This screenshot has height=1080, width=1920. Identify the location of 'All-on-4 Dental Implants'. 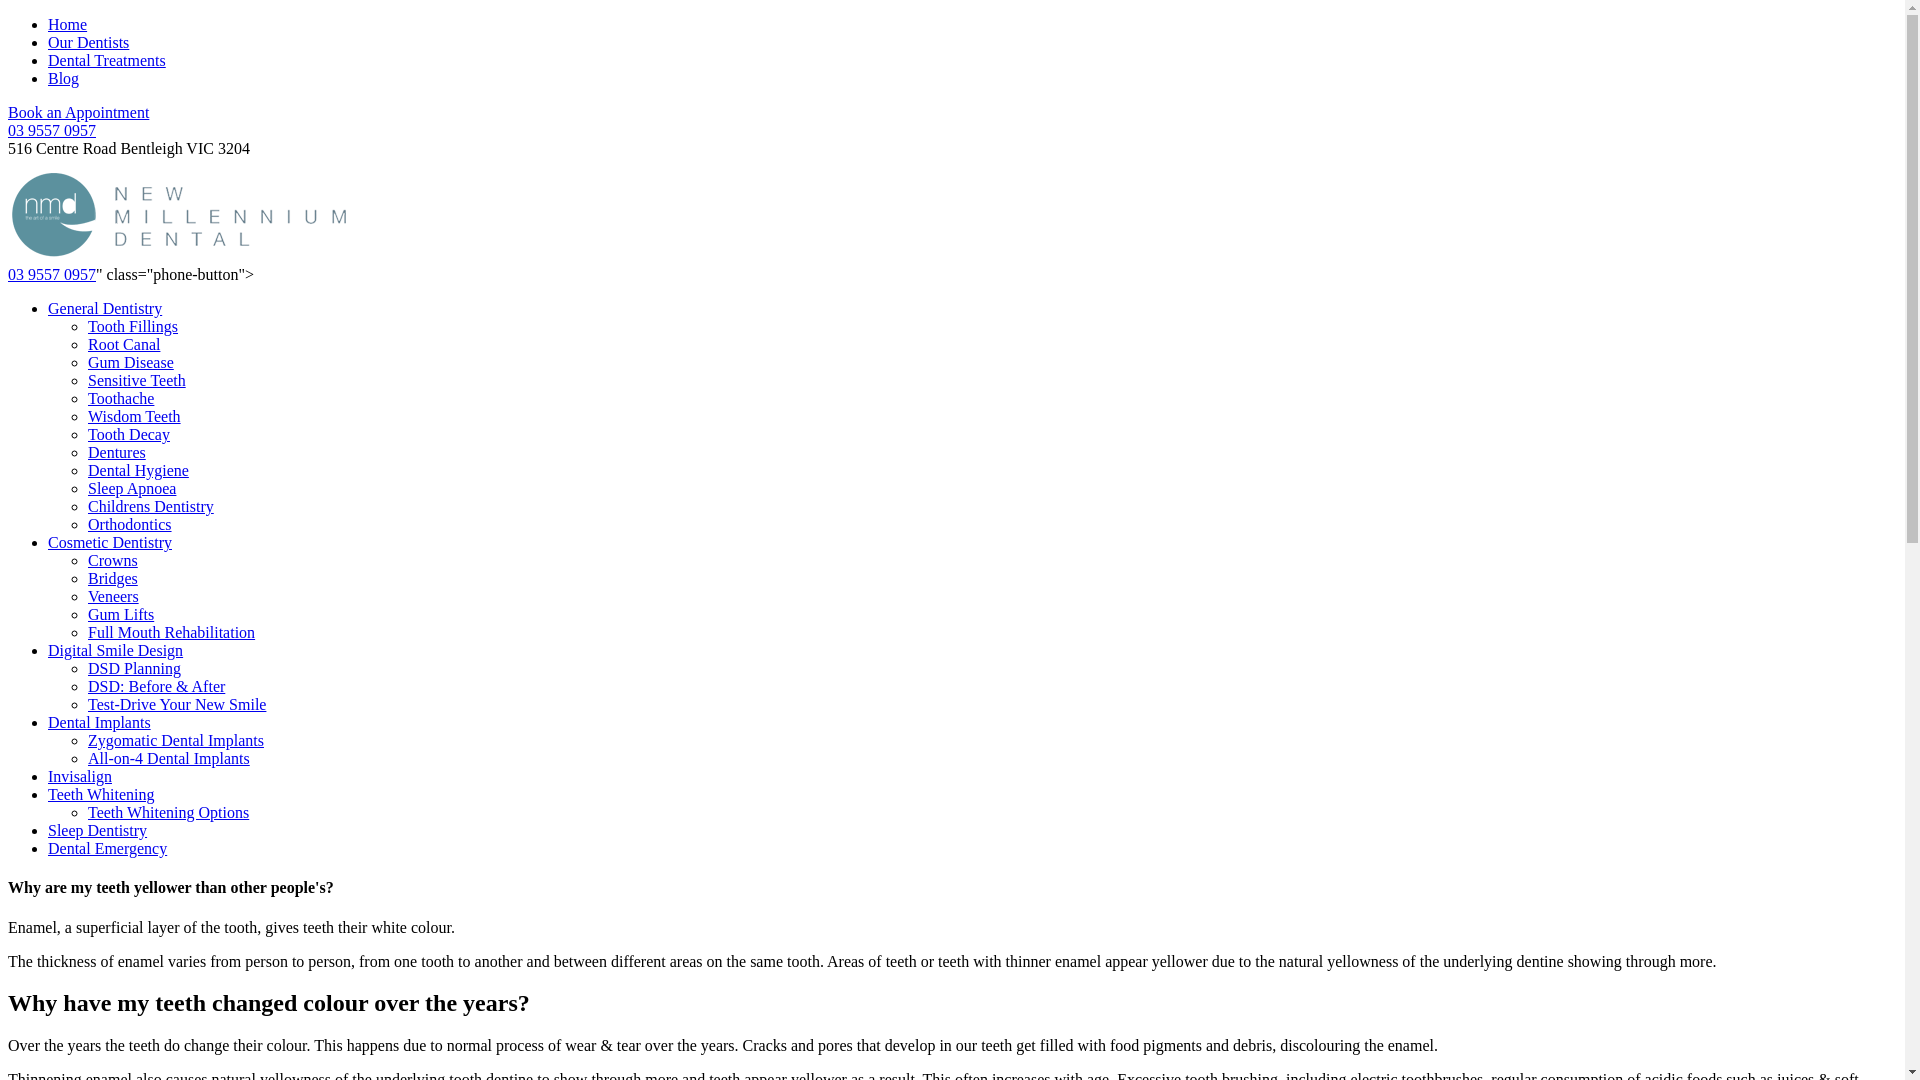
(168, 758).